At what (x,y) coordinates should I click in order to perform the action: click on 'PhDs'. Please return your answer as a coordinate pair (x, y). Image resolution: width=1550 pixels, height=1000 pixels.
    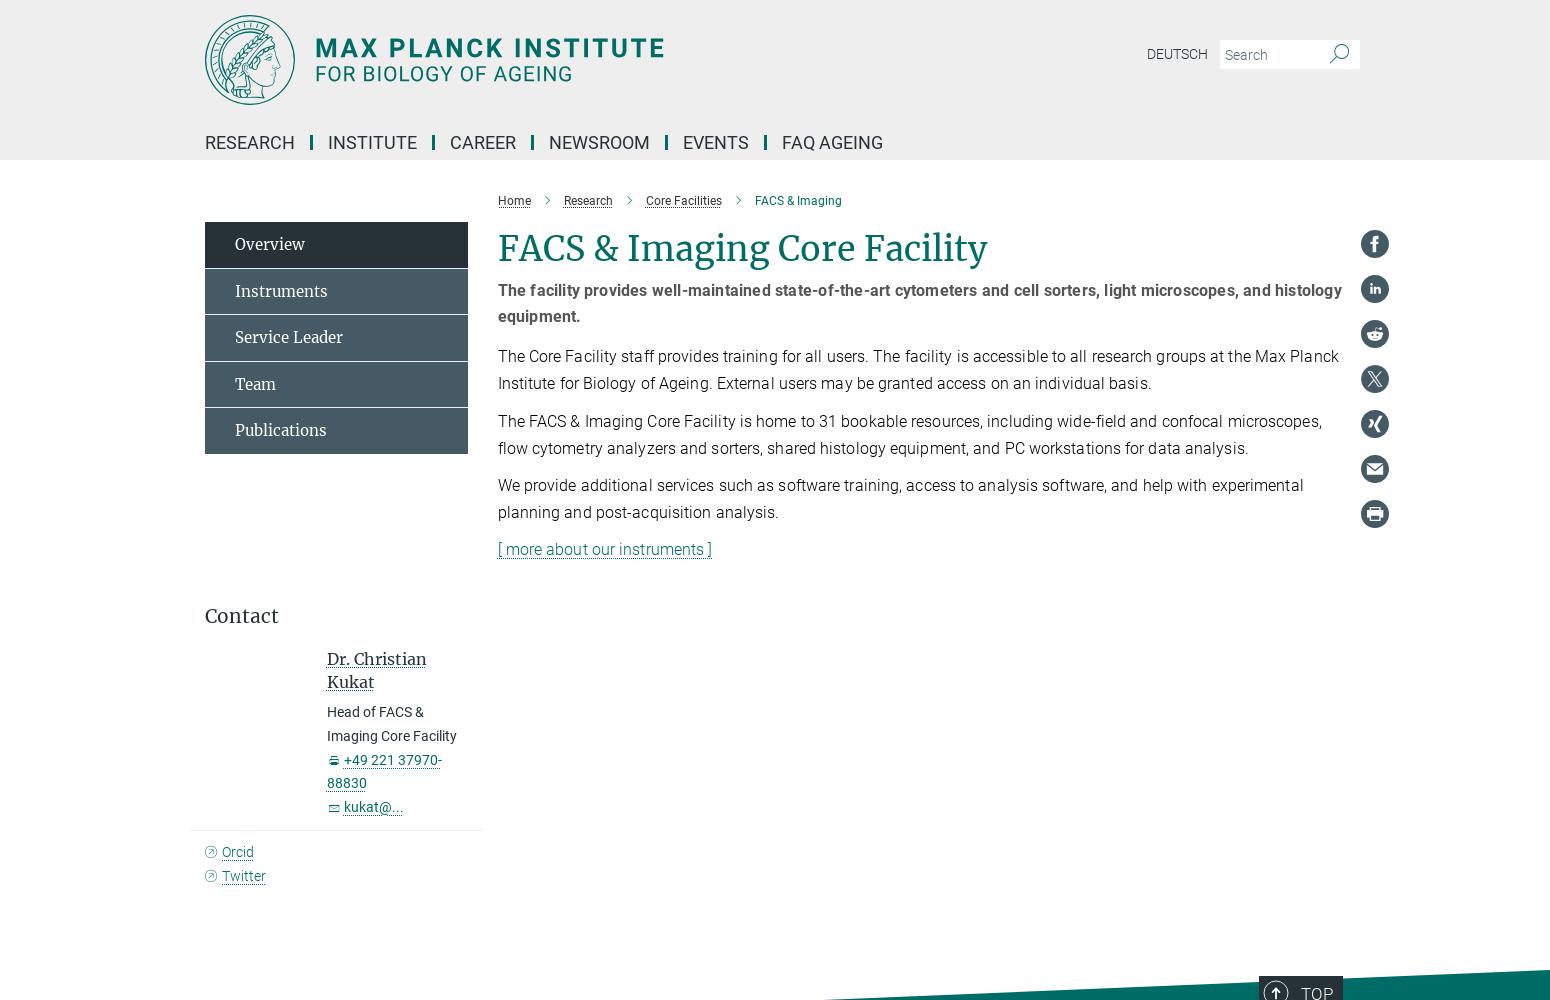
    Looking at the image, I should click on (528, 327).